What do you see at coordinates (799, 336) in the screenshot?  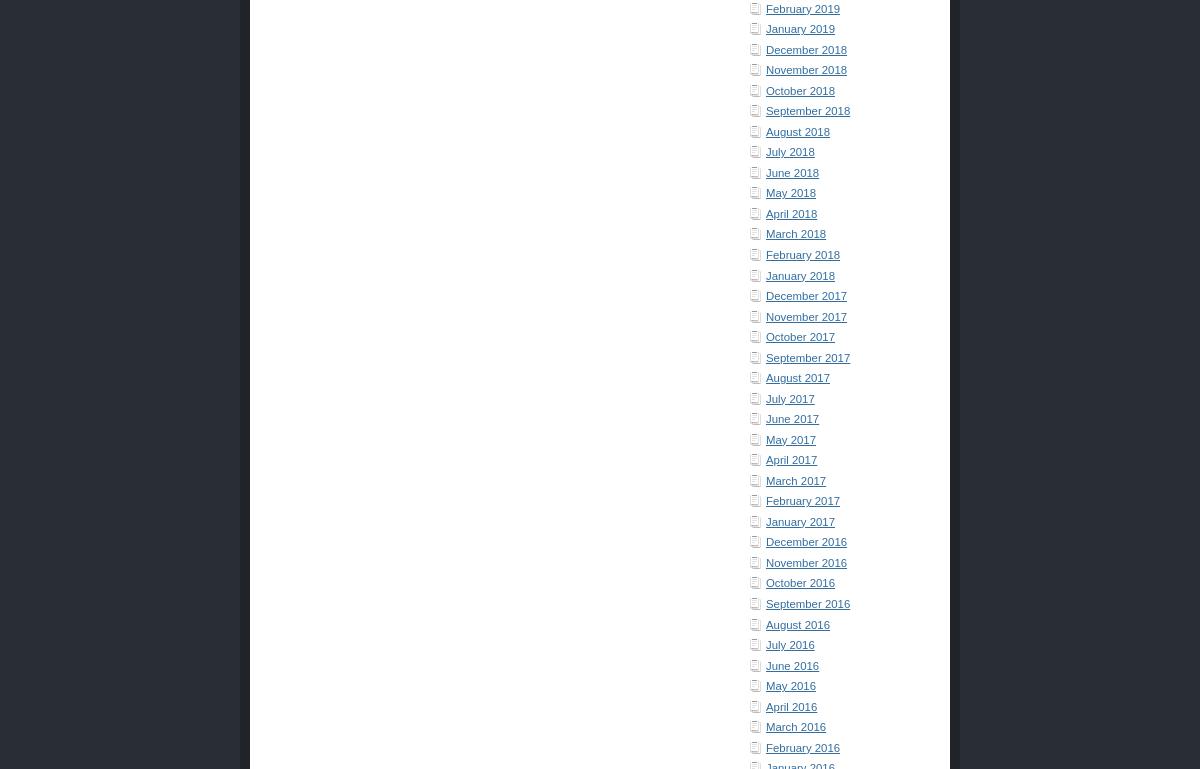 I see `'October 2017'` at bounding box center [799, 336].